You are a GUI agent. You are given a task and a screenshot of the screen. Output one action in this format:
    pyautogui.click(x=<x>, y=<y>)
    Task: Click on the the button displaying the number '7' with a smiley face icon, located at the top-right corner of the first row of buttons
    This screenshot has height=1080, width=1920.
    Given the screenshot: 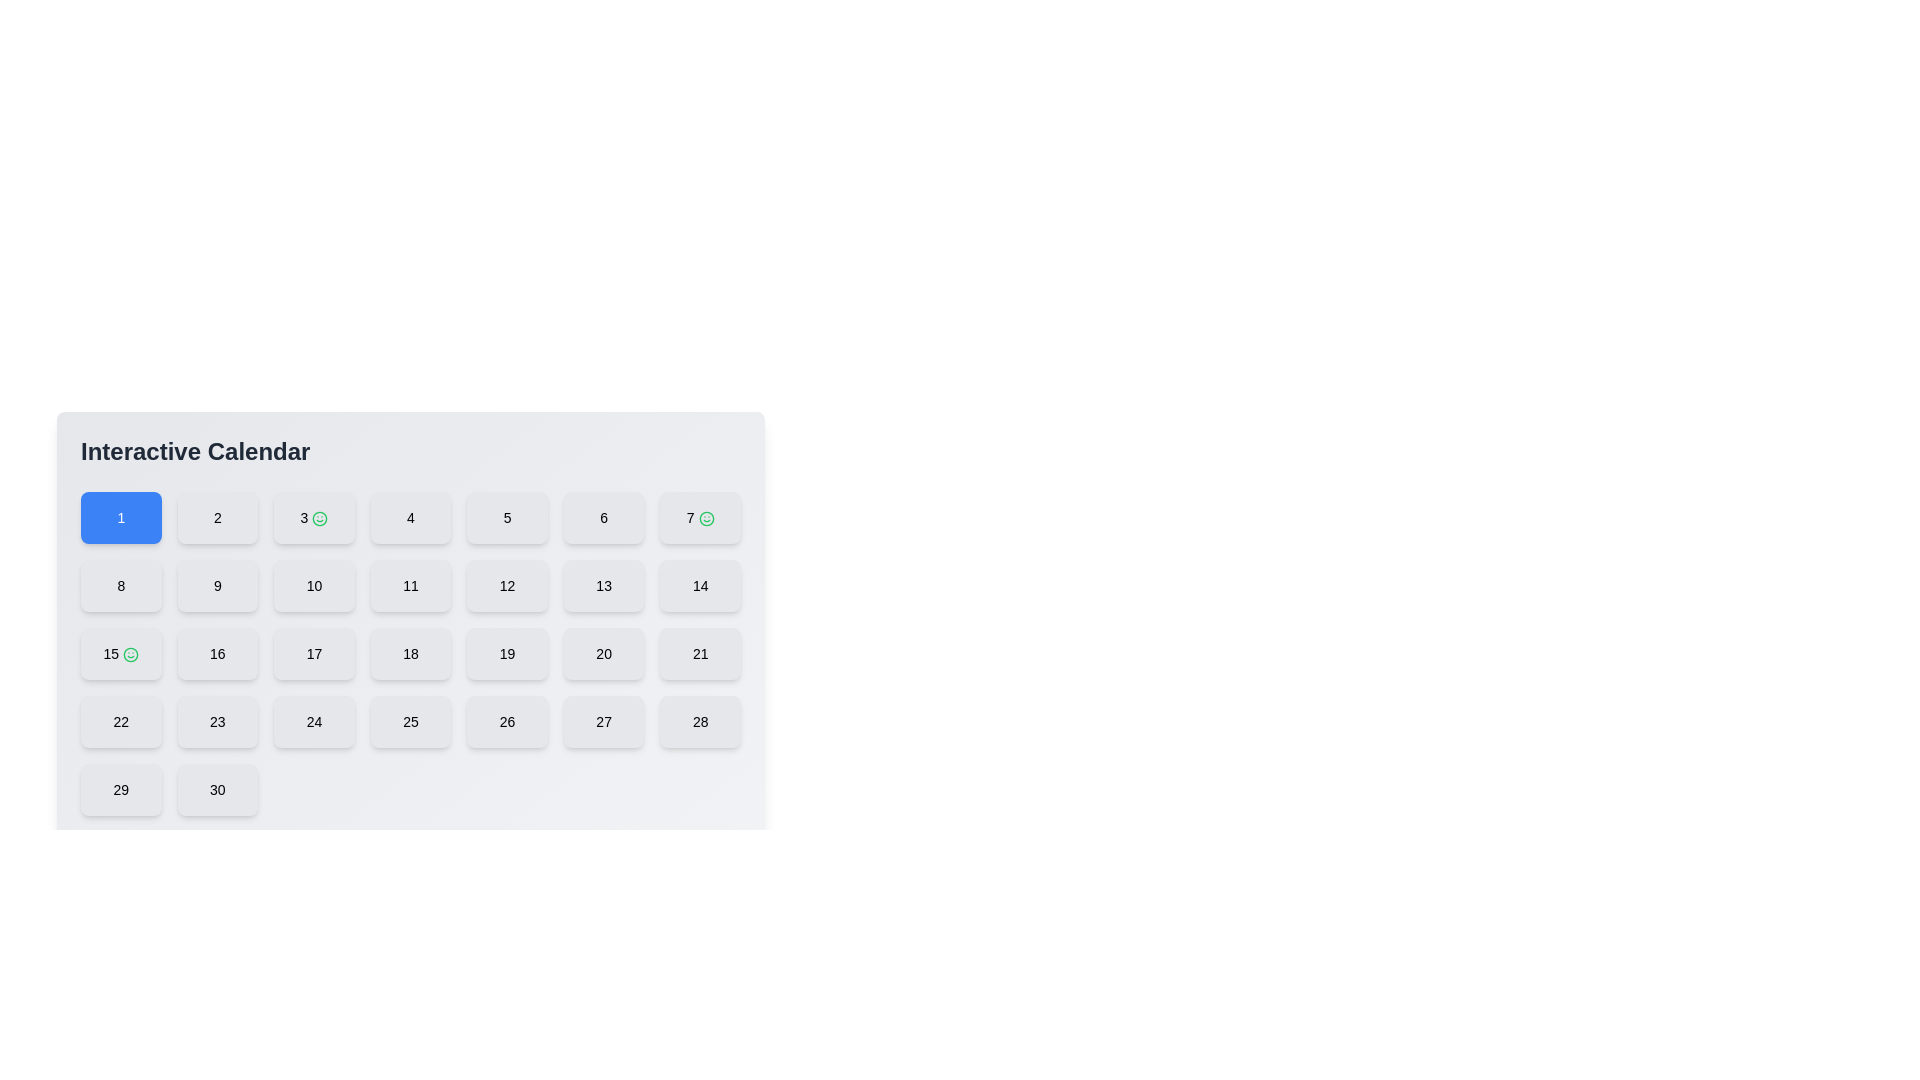 What is the action you would take?
    pyautogui.click(x=700, y=516)
    